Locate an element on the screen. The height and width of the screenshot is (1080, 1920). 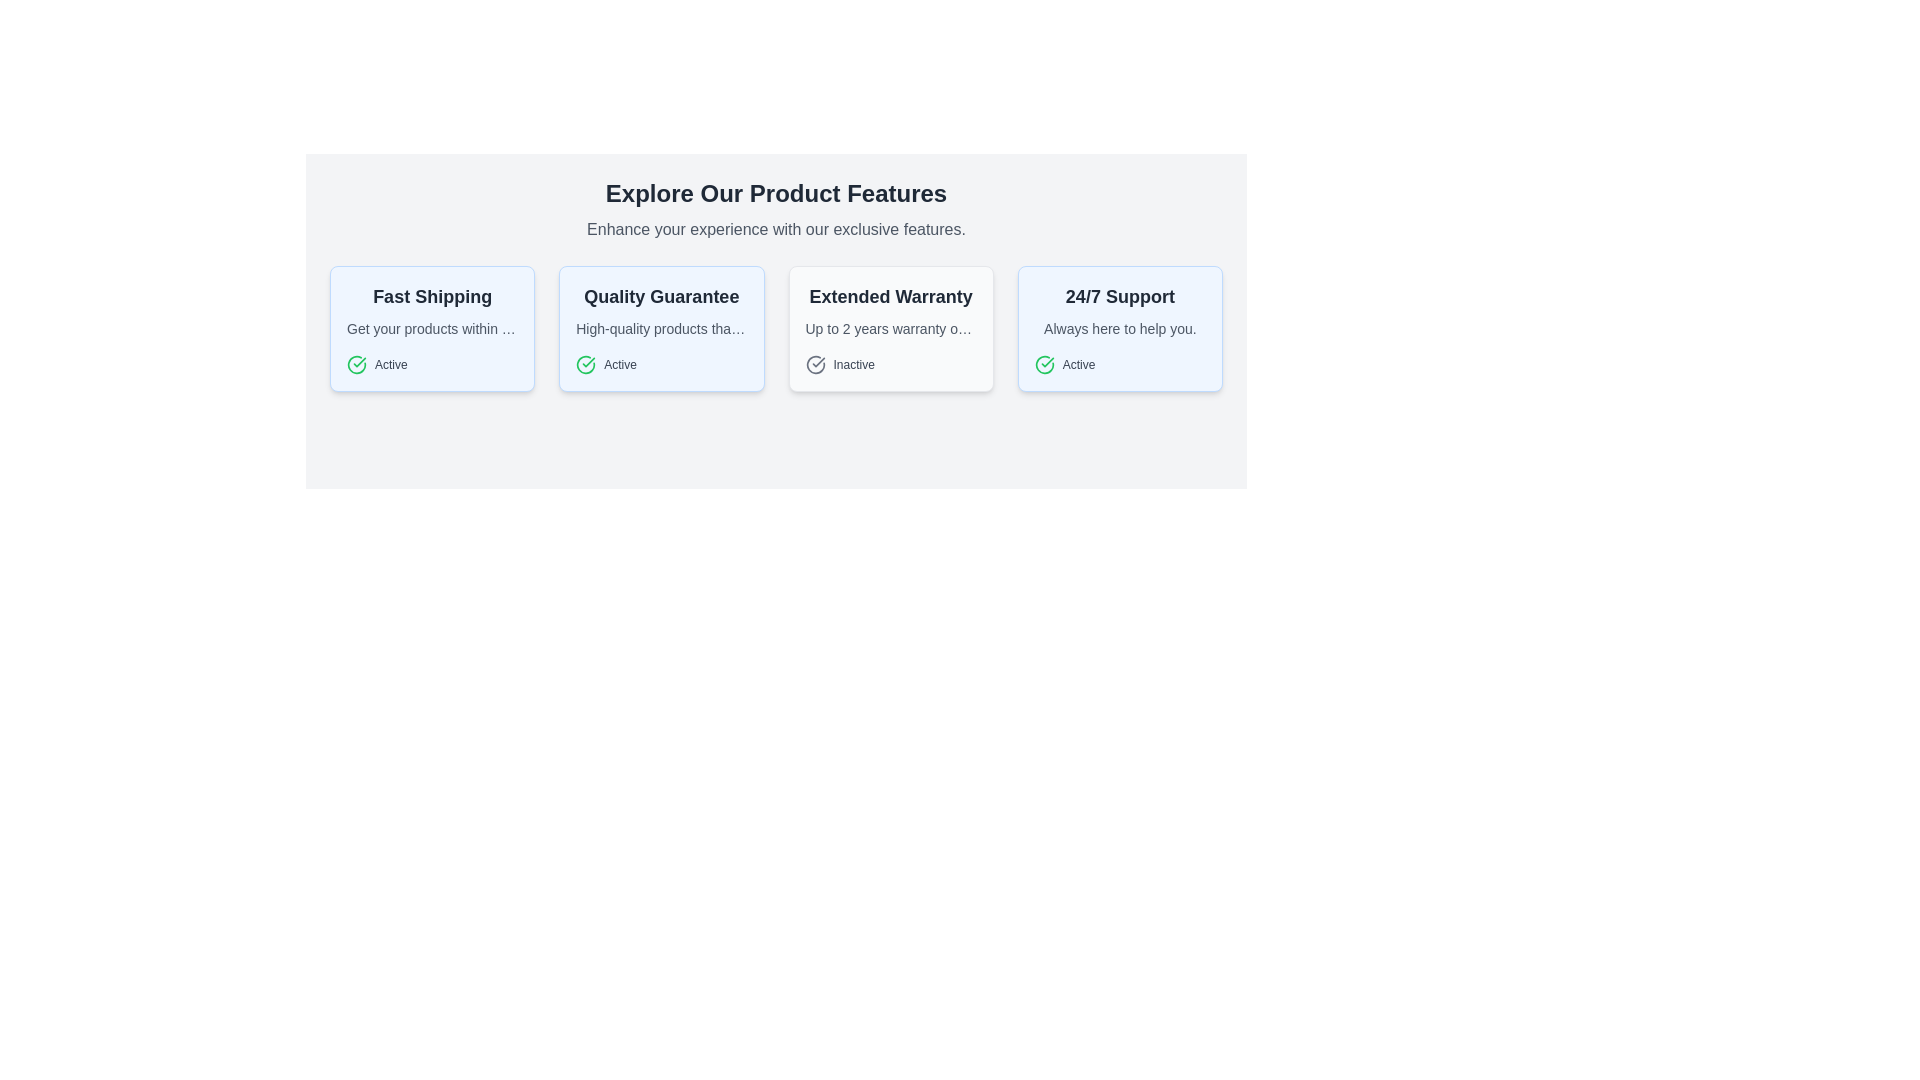
the text element displaying 'Enhance your experience with our exclusive features.' which is styled in gray and positioned below the title 'Explore Our Product Features.' is located at coordinates (775, 229).